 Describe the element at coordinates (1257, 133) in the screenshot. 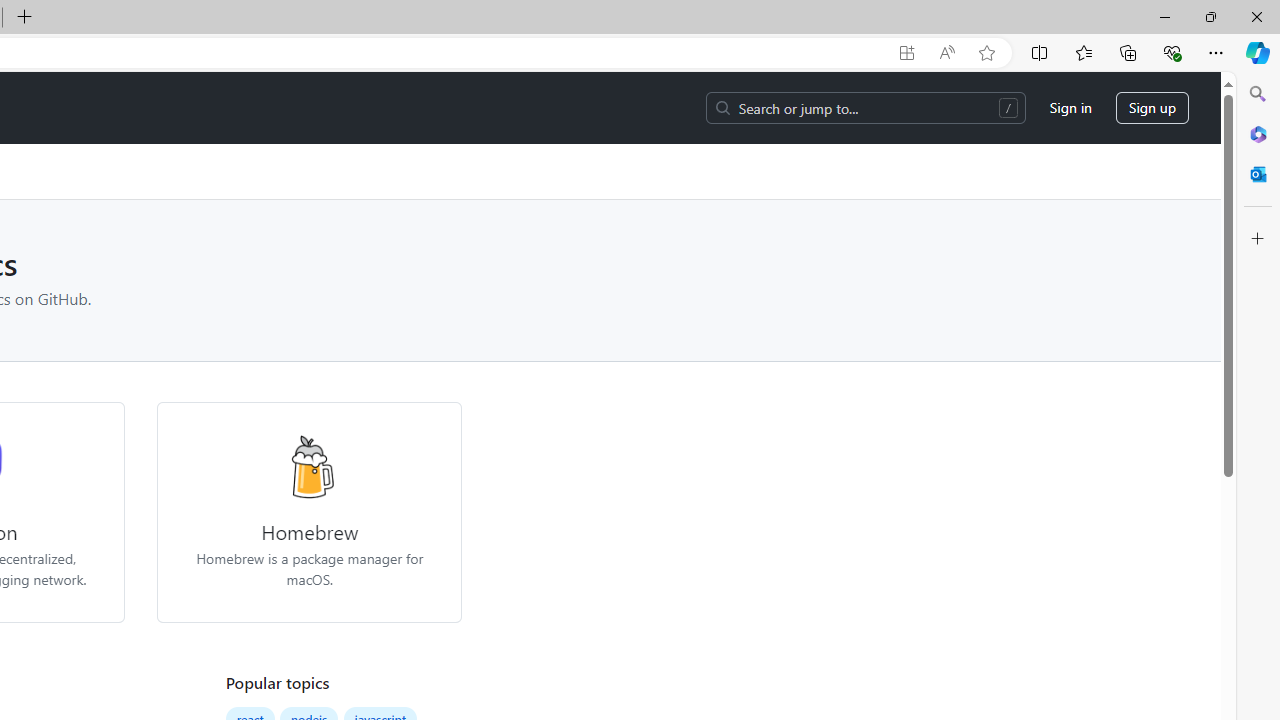

I see `'Microsoft 365'` at that location.